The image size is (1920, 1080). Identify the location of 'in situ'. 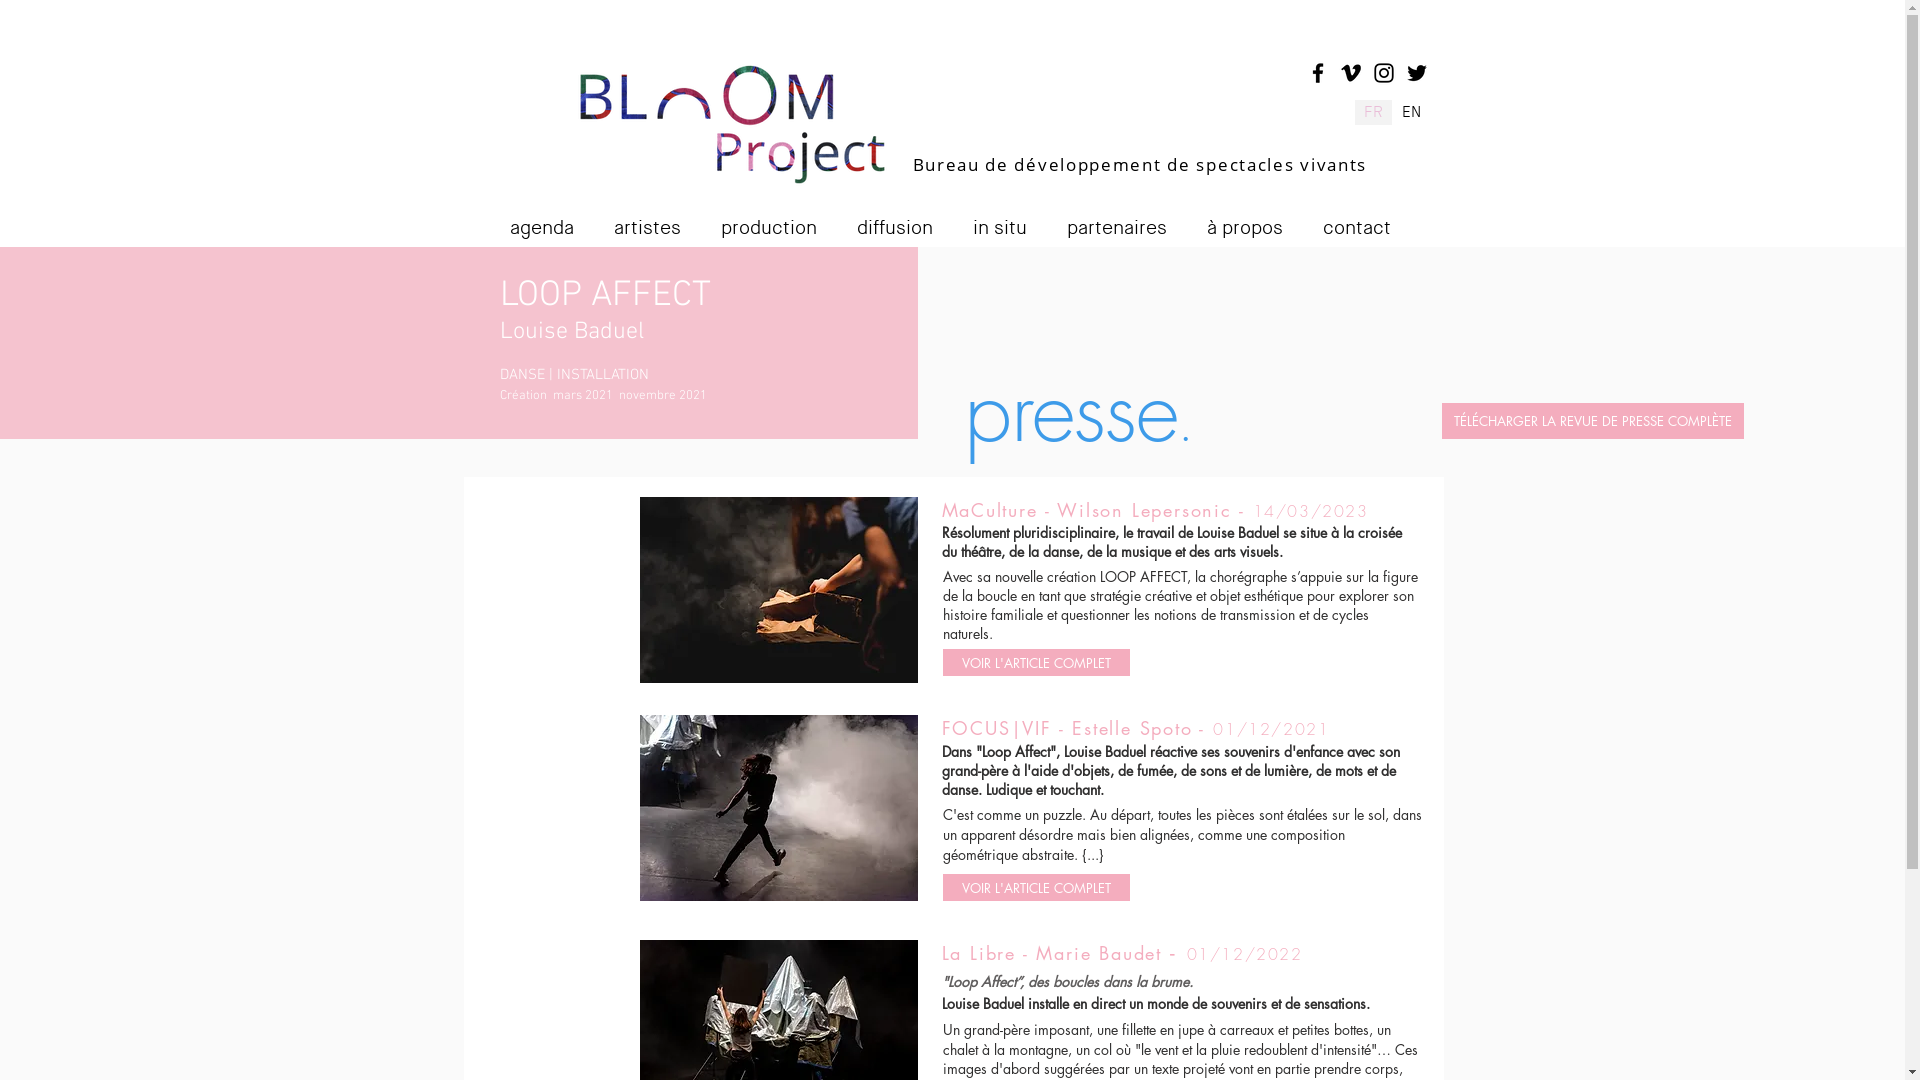
(1011, 219).